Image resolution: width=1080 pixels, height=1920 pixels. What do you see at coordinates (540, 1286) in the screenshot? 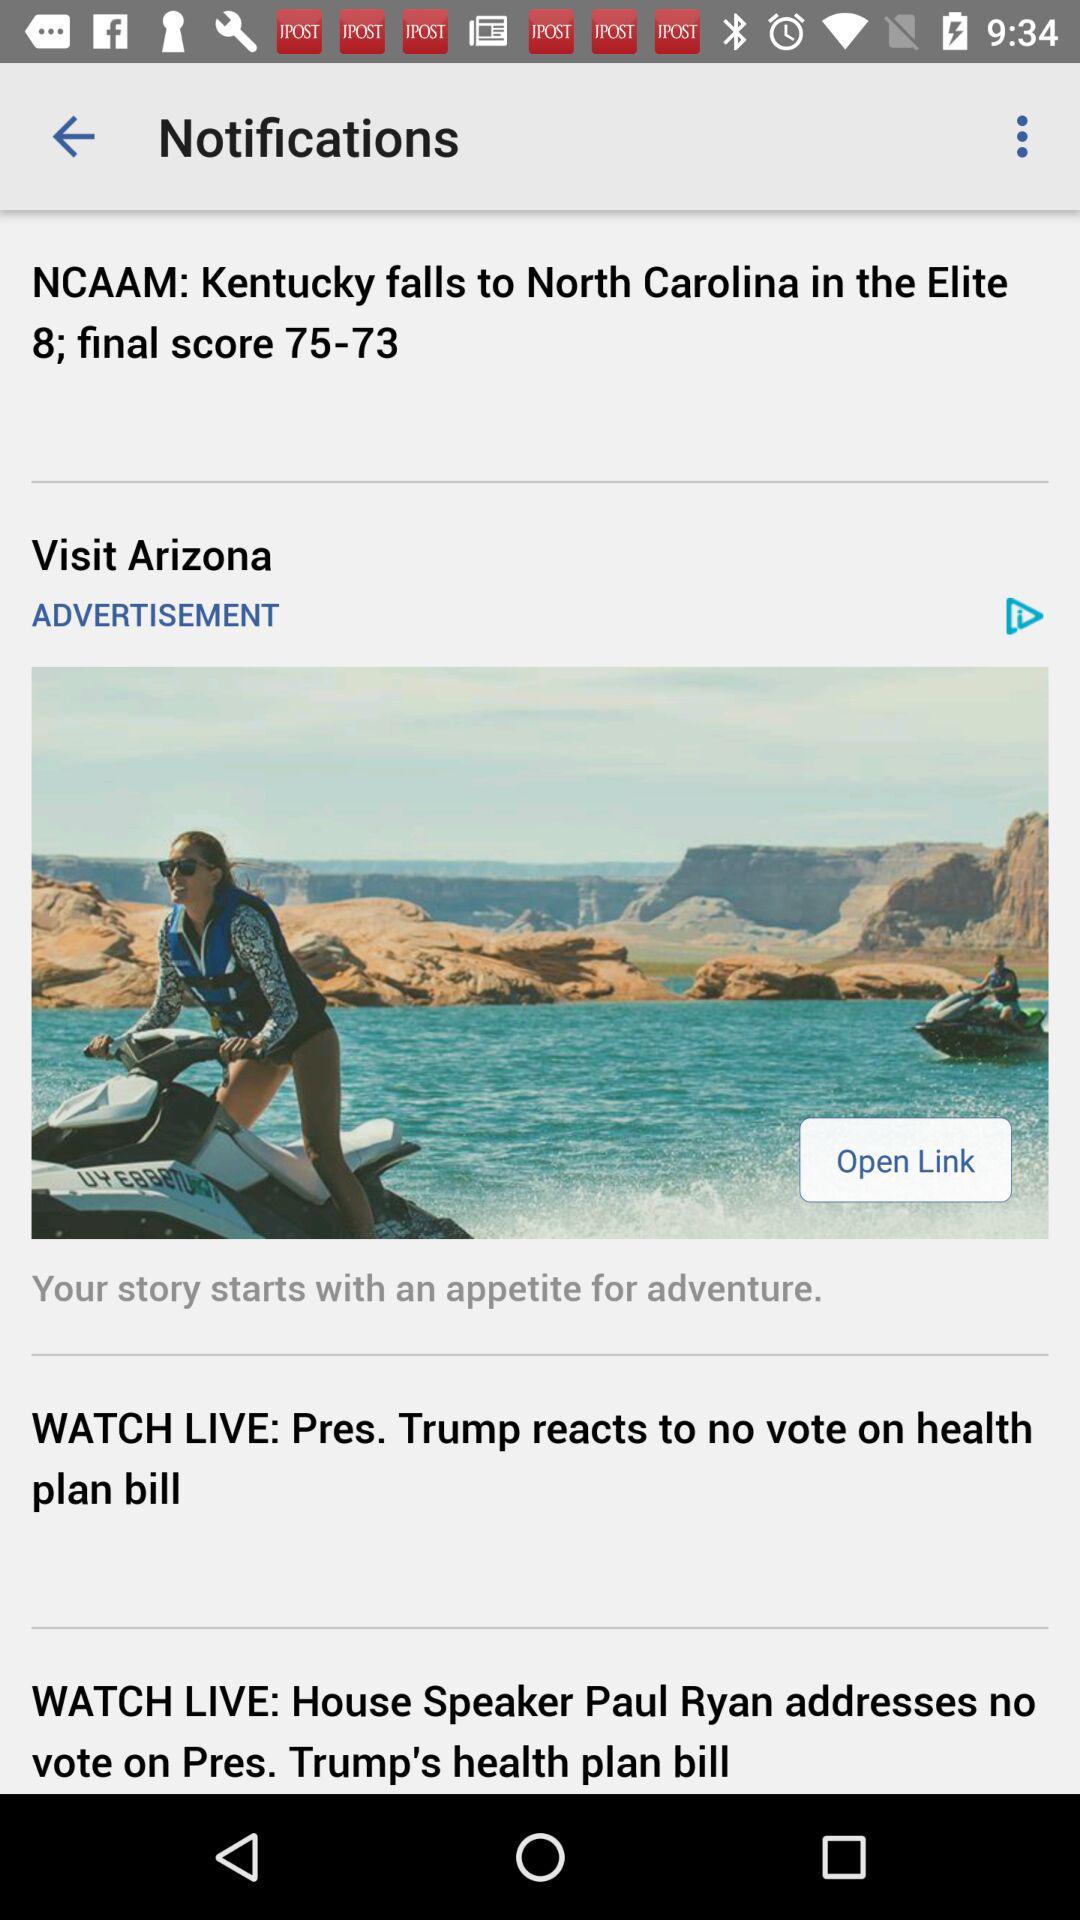
I see `the your story starts item` at bounding box center [540, 1286].